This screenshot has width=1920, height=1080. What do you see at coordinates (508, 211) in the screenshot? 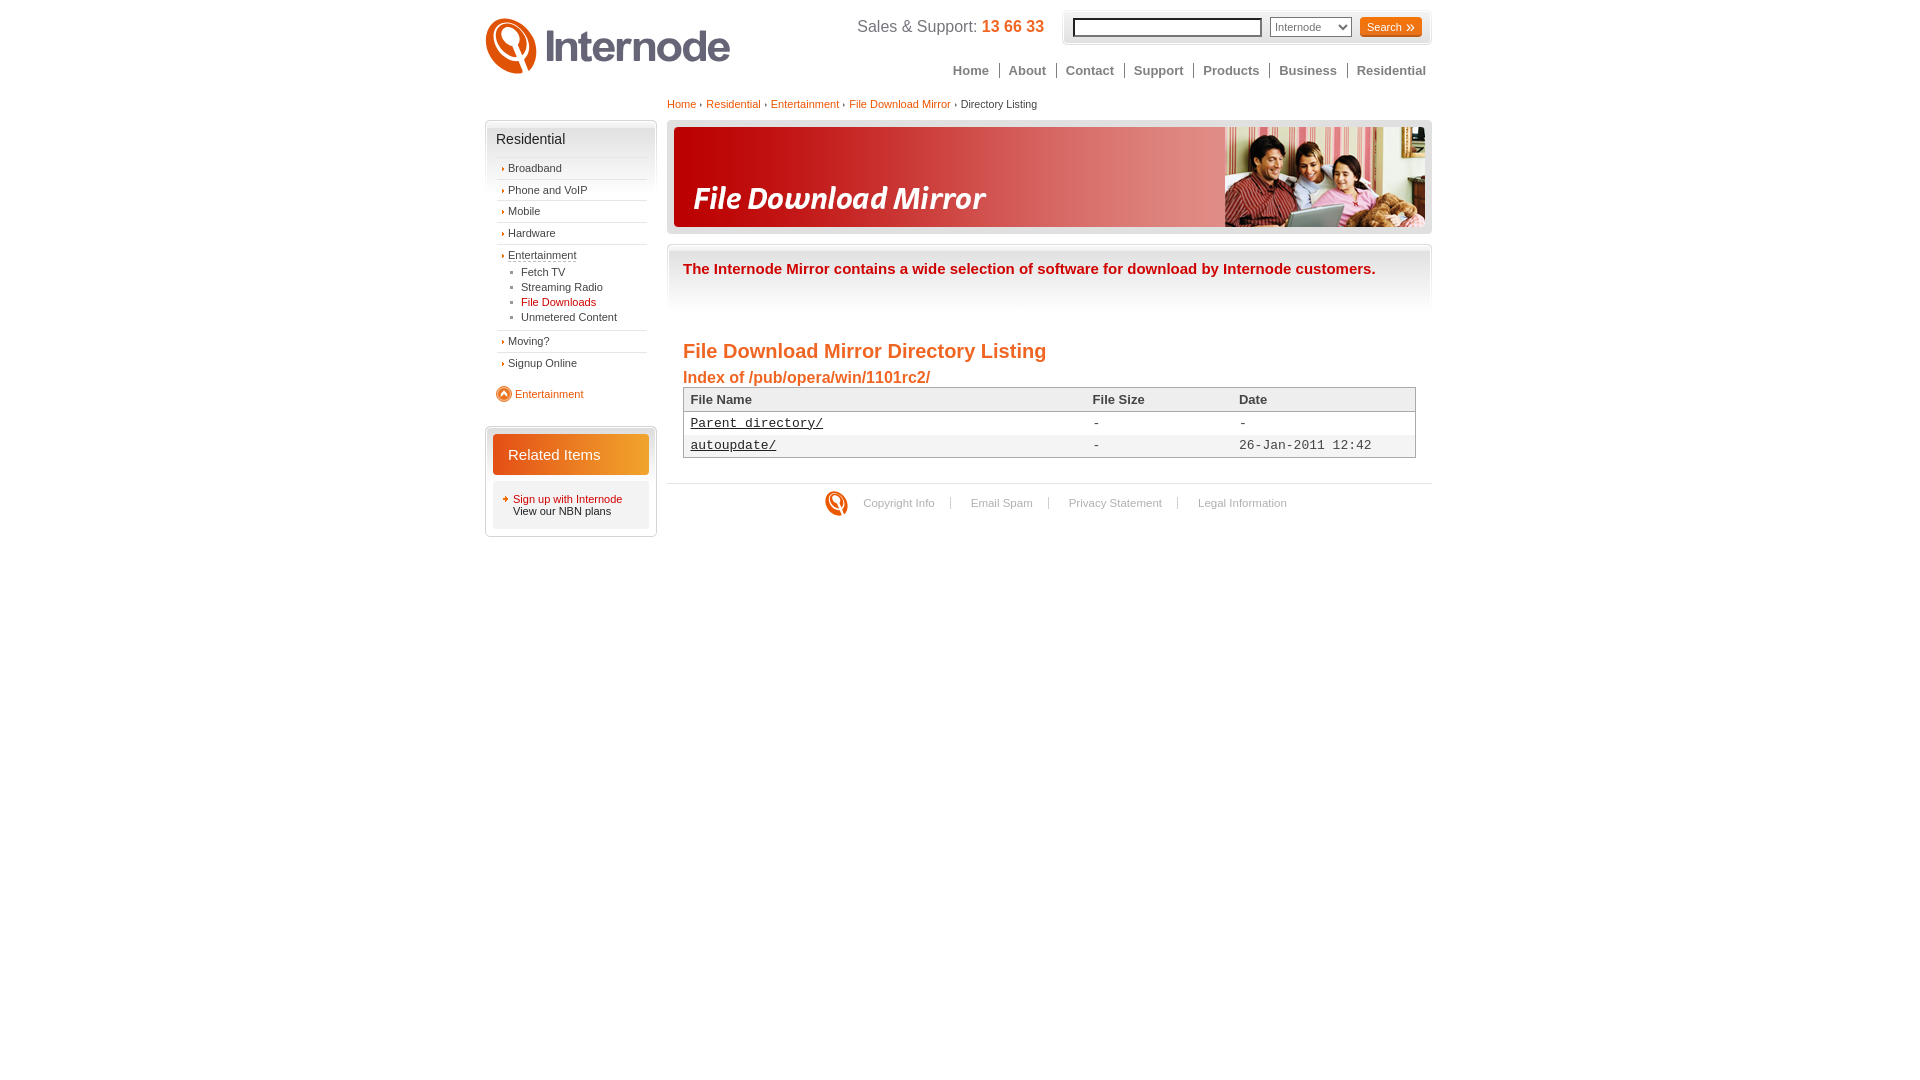
I see `'Mobile'` at bounding box center [508, 211].